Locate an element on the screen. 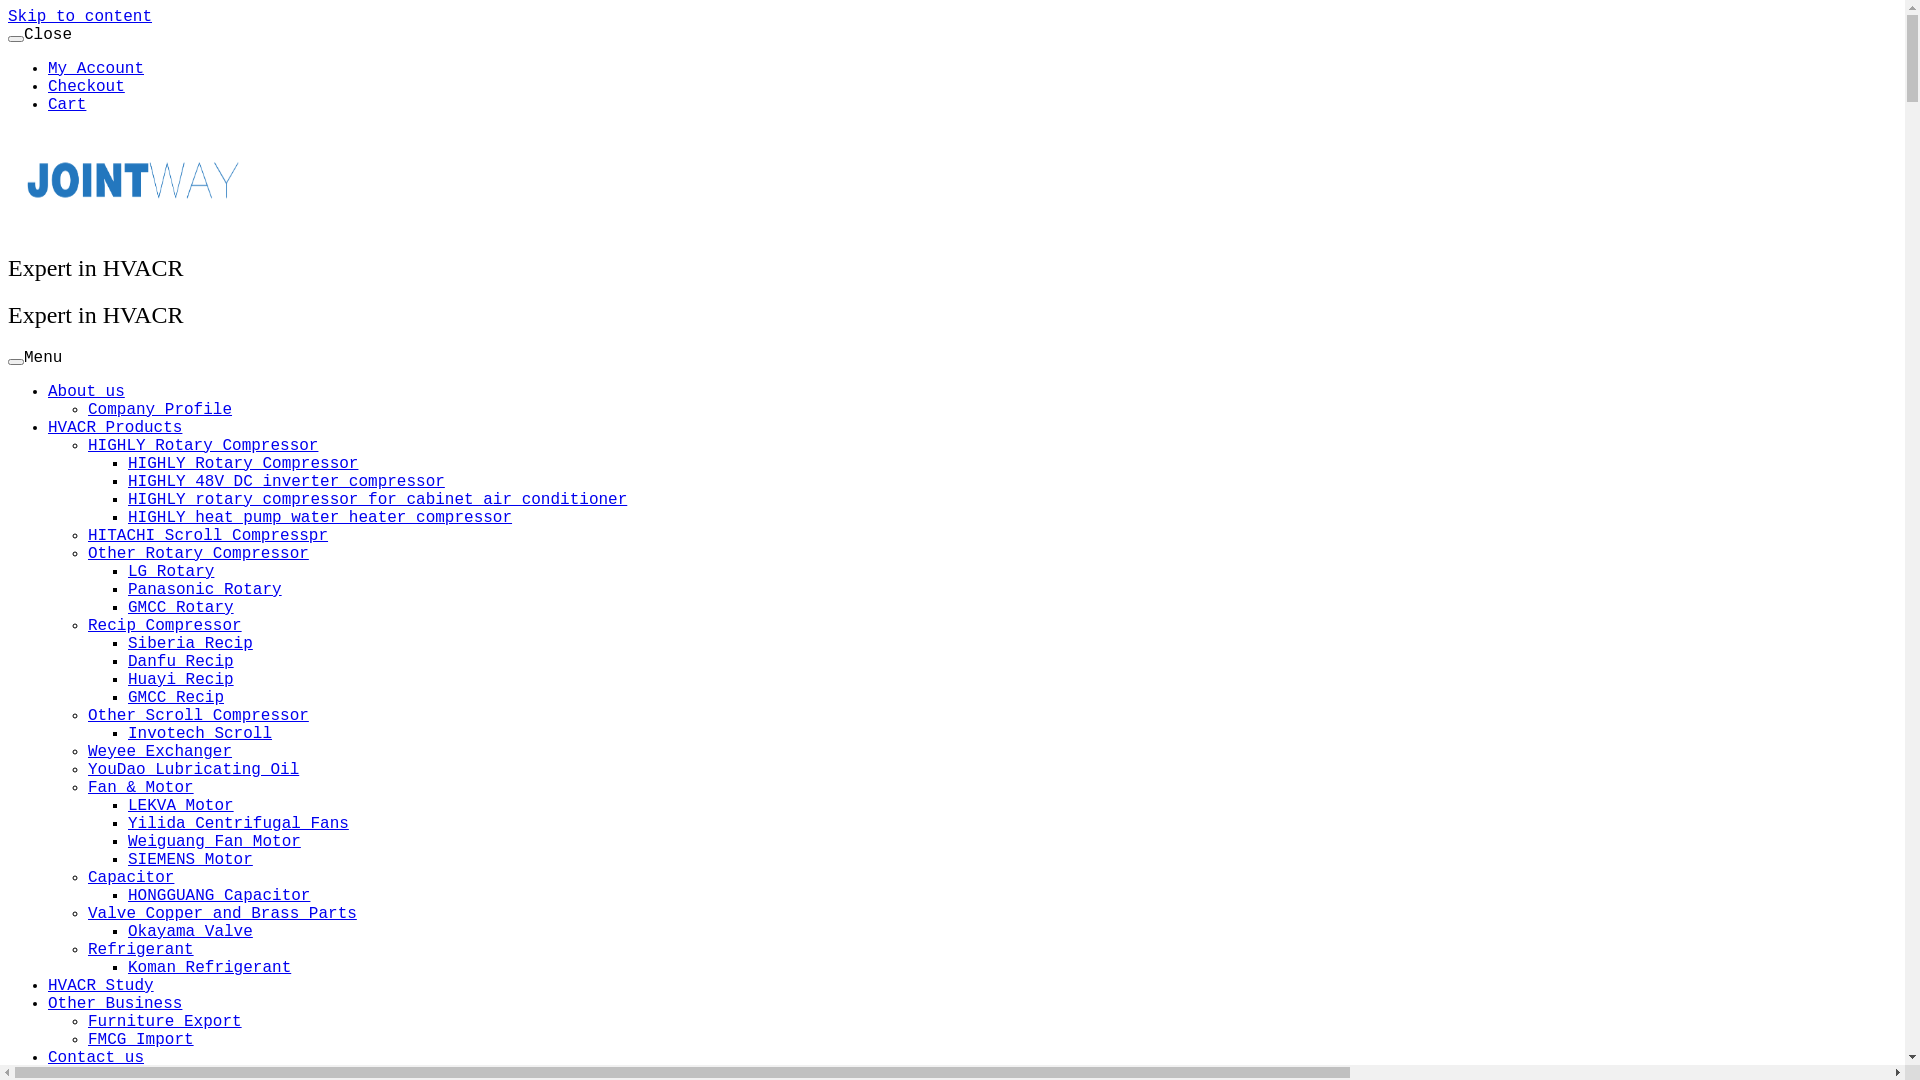 This screenshot has height=1080, width=1920. 'Capacitor' is located at coordinates (129, 877).